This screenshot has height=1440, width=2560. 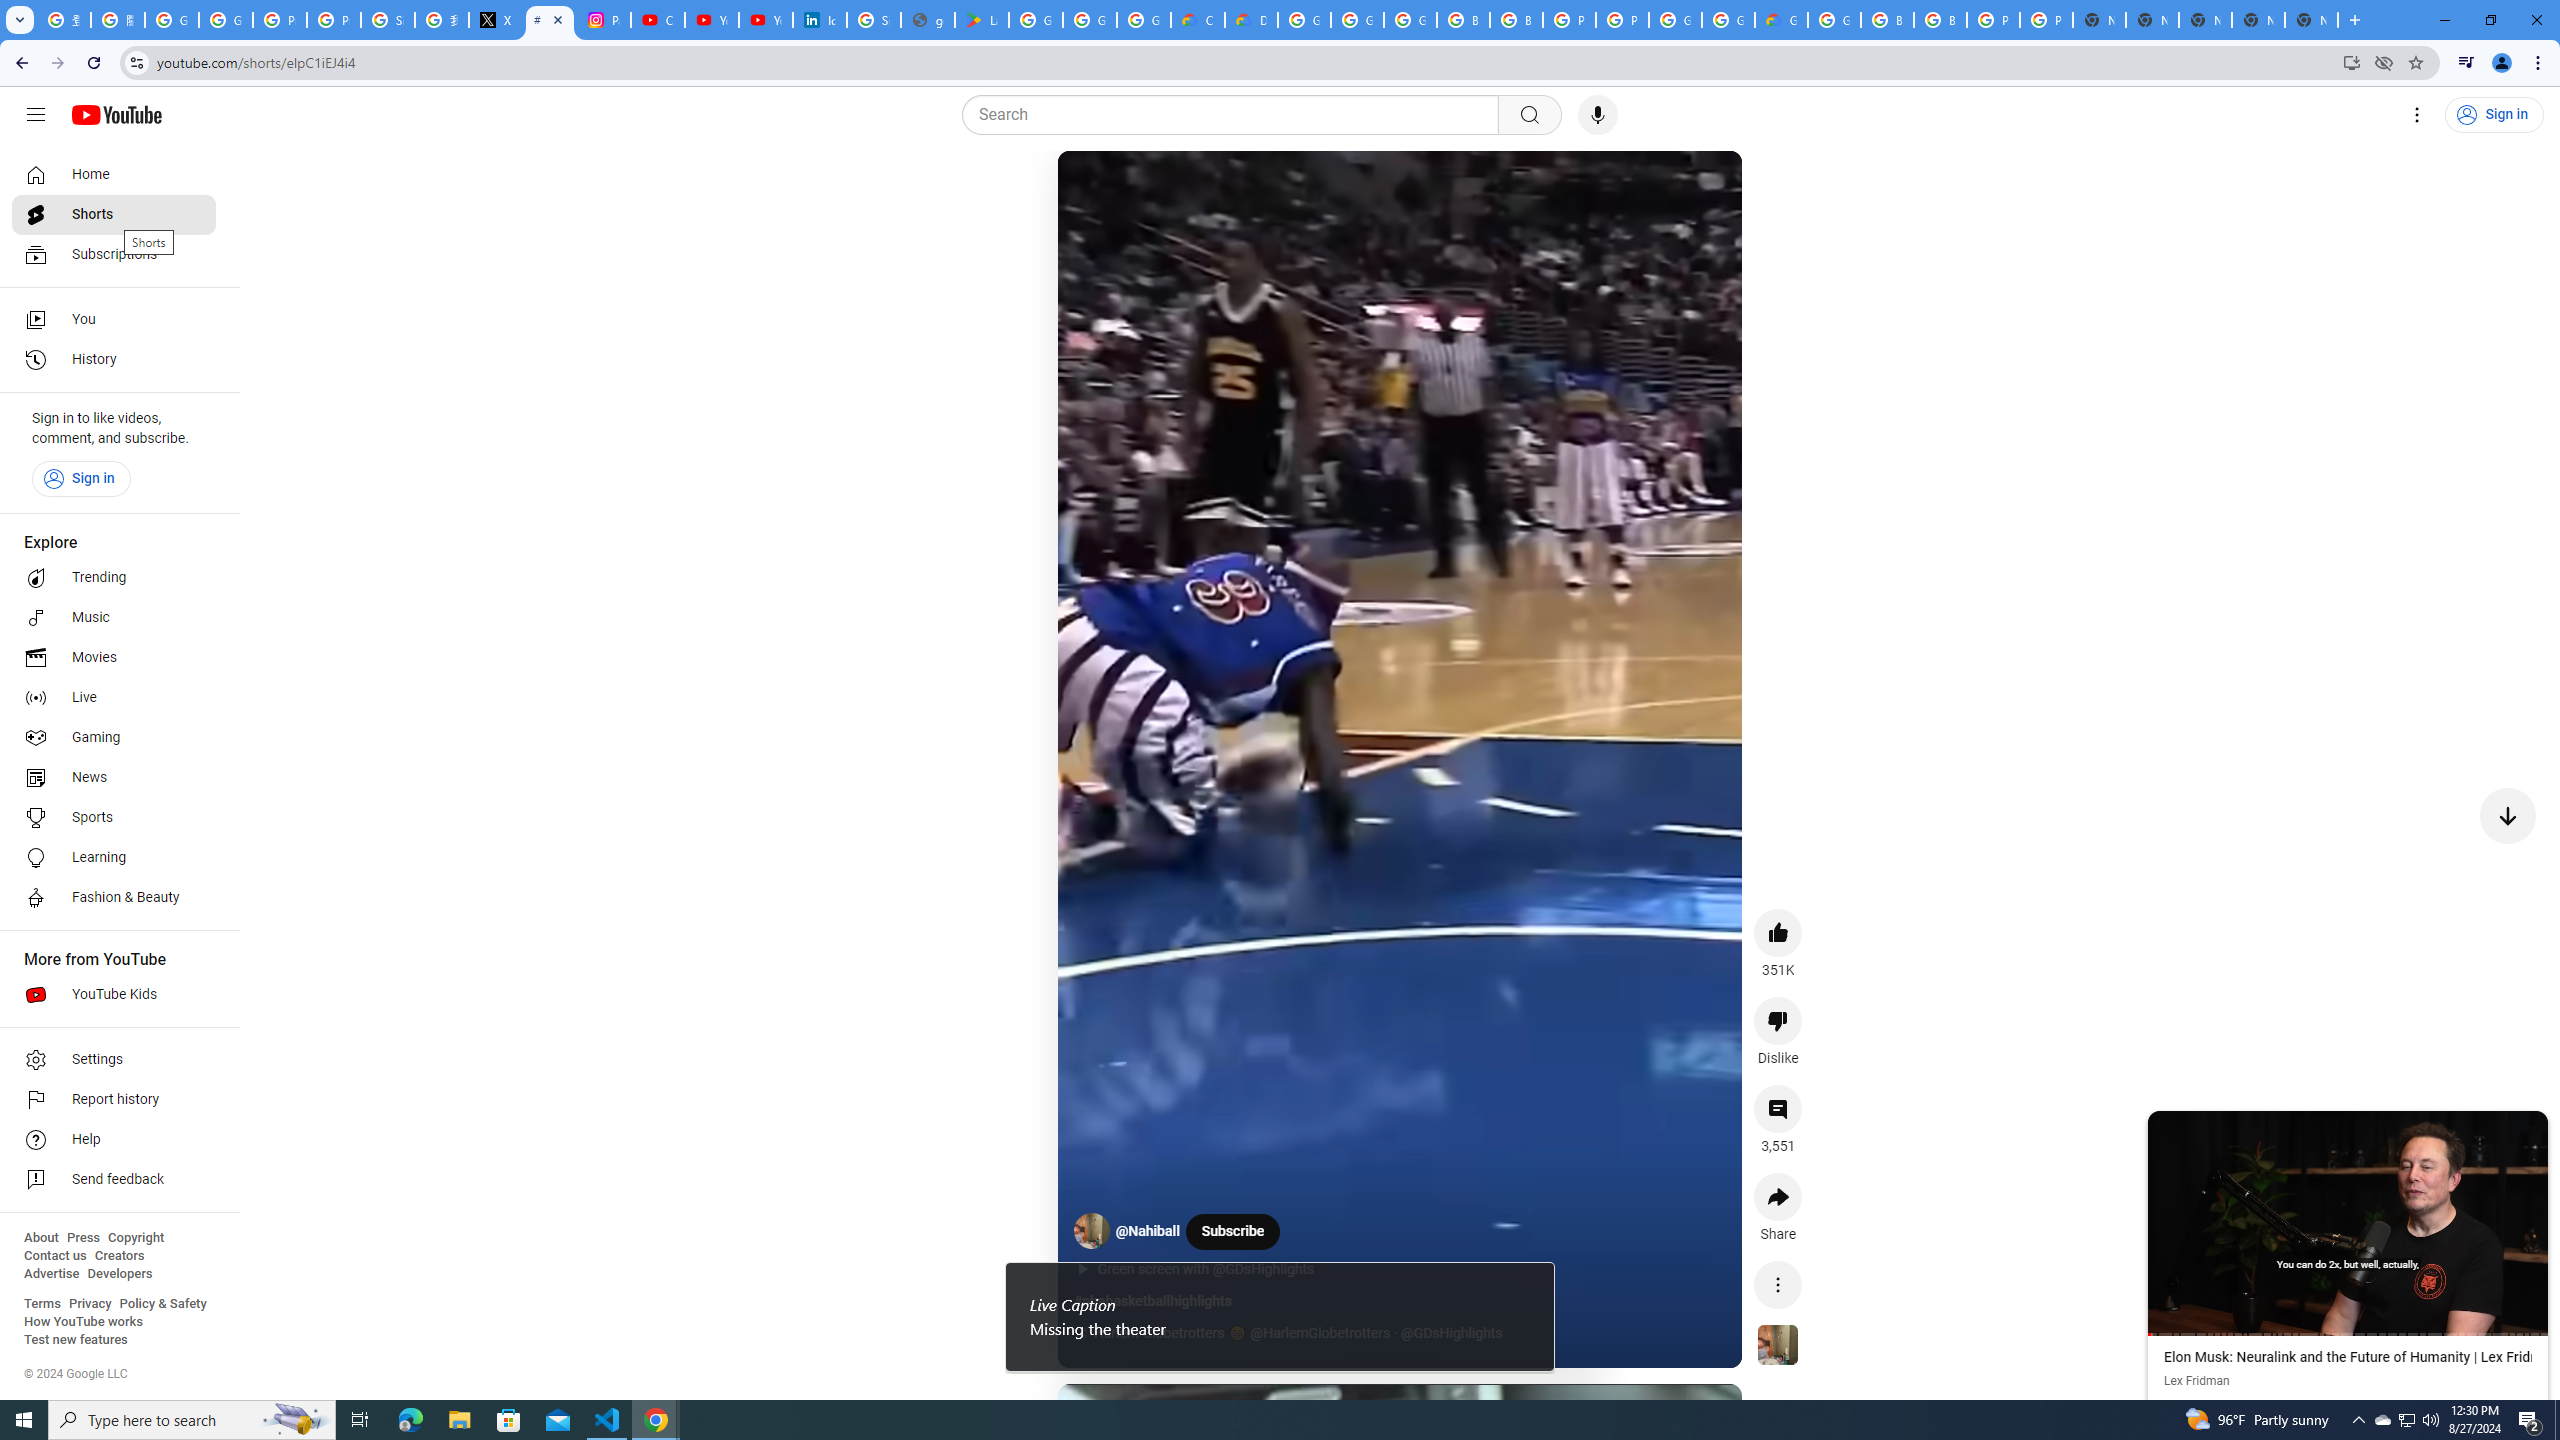 What do you see at coordinates (50, 1272) in the screenshot?
I see `'Advertise'` at bounding box center [50, 1272].